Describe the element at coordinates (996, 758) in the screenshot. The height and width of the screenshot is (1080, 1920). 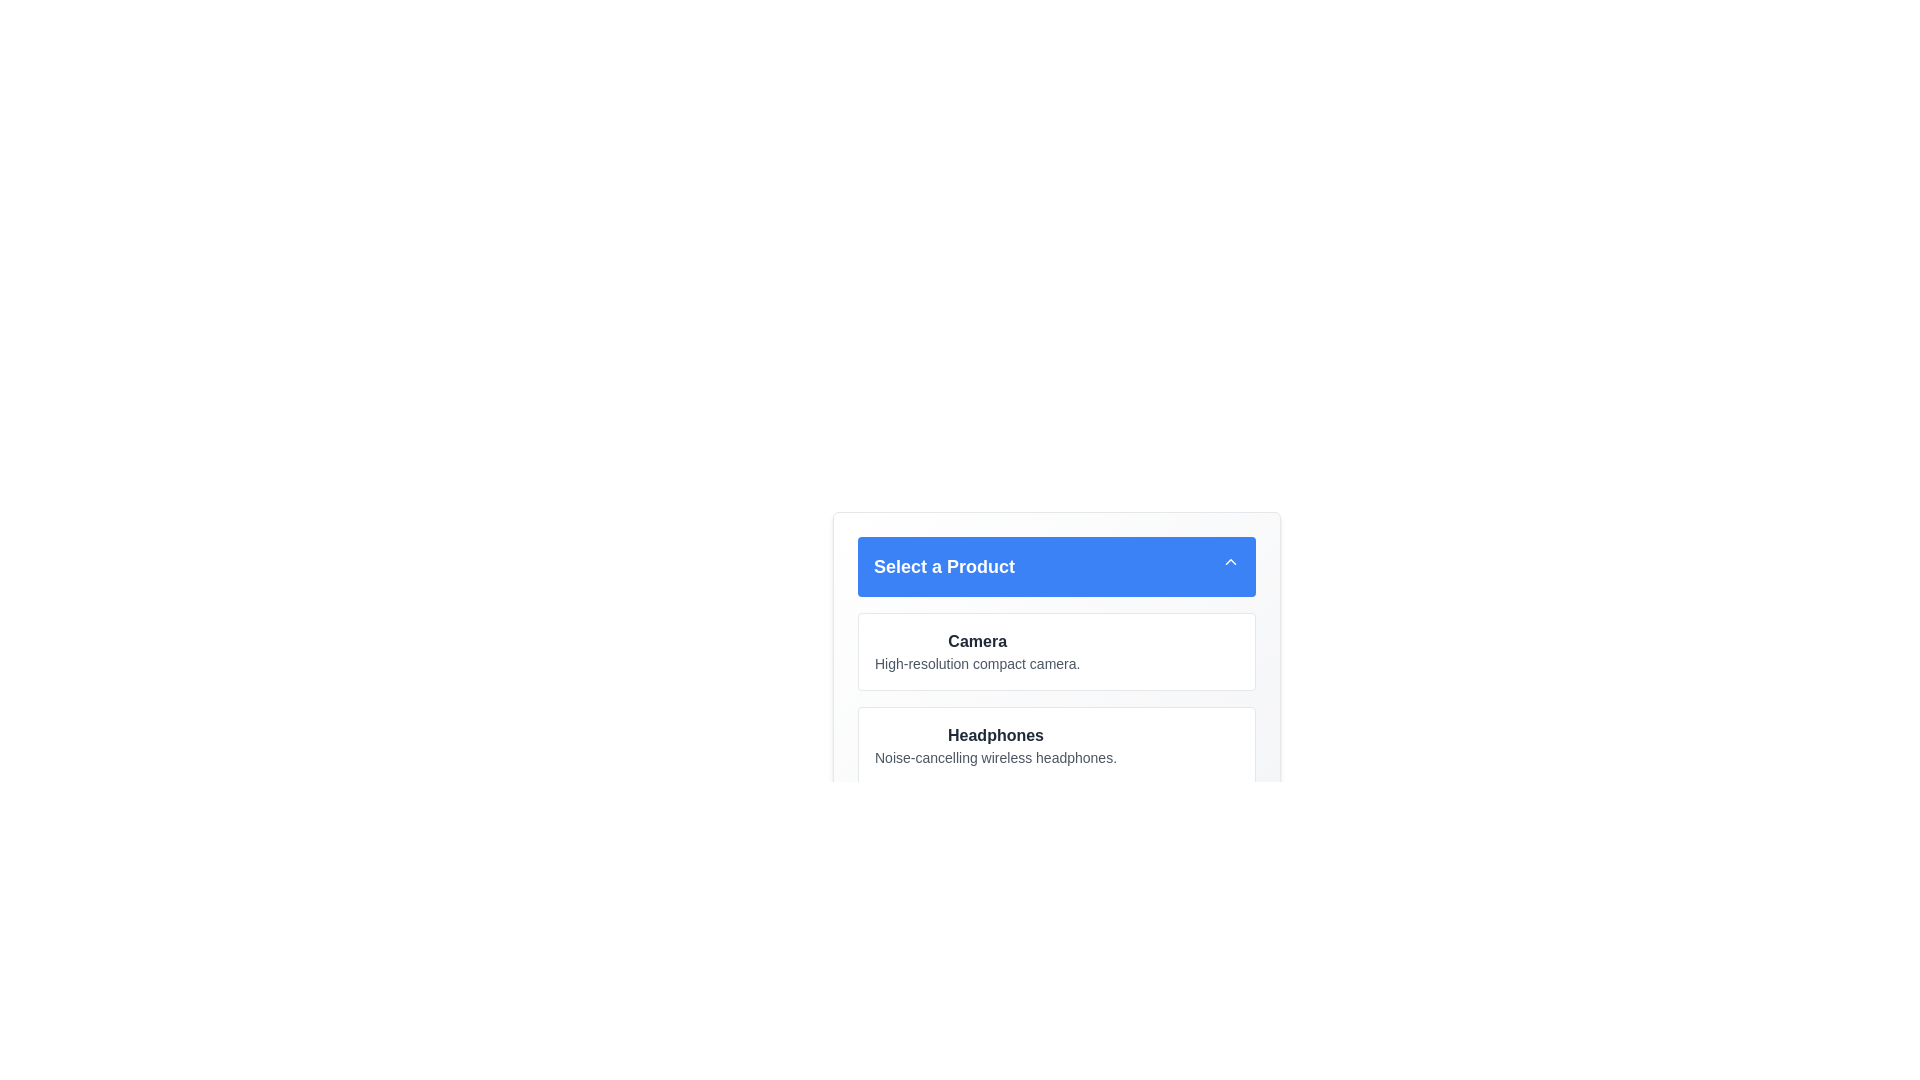
I see `description text for the product 'Headphones' located under the 'Select a Product' section` at that location.